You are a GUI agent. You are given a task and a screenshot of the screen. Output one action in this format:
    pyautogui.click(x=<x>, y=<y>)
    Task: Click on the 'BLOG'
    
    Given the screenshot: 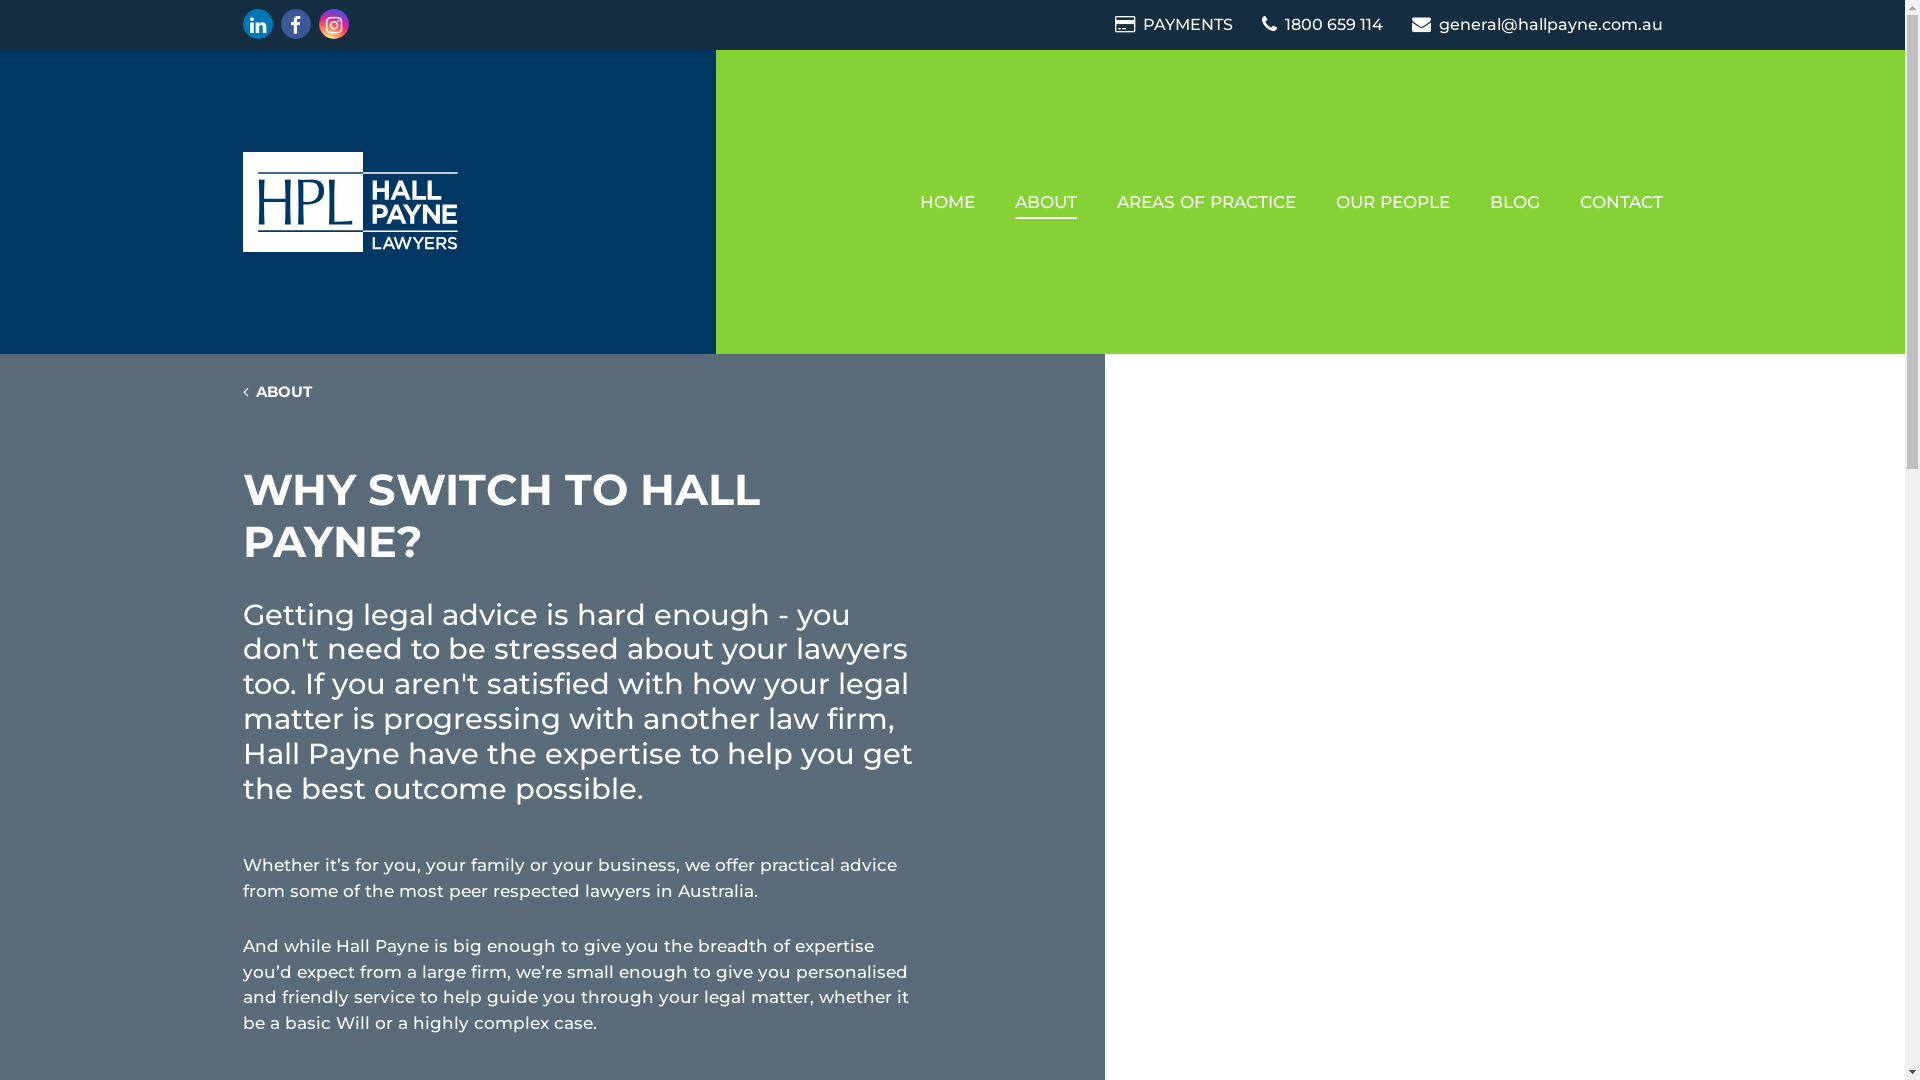 What is the action you would take?
    pyautogui.click(x=1515, y=201)
    